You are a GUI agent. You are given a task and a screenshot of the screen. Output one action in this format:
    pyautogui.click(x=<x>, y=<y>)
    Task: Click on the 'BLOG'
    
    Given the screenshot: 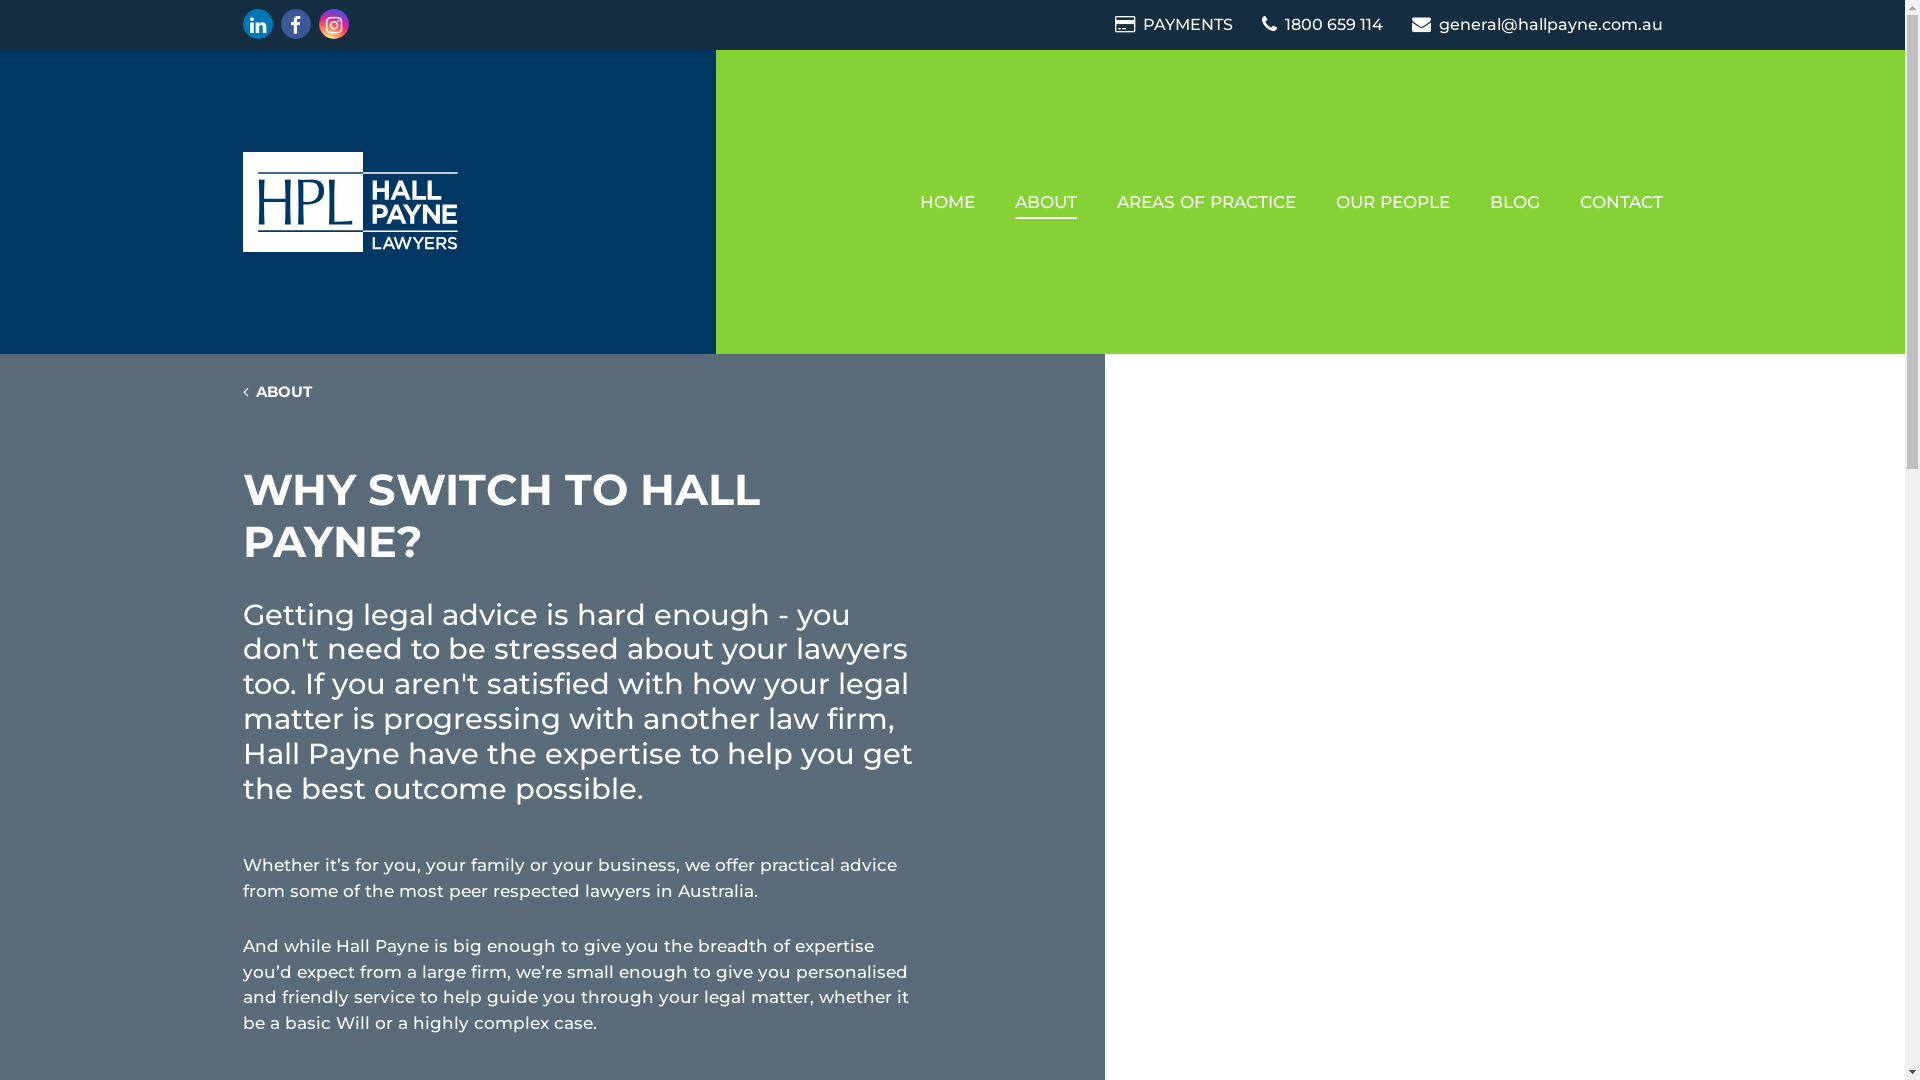 What is the action you would take?
    pyautogui.click(x=1515, y=201)
    